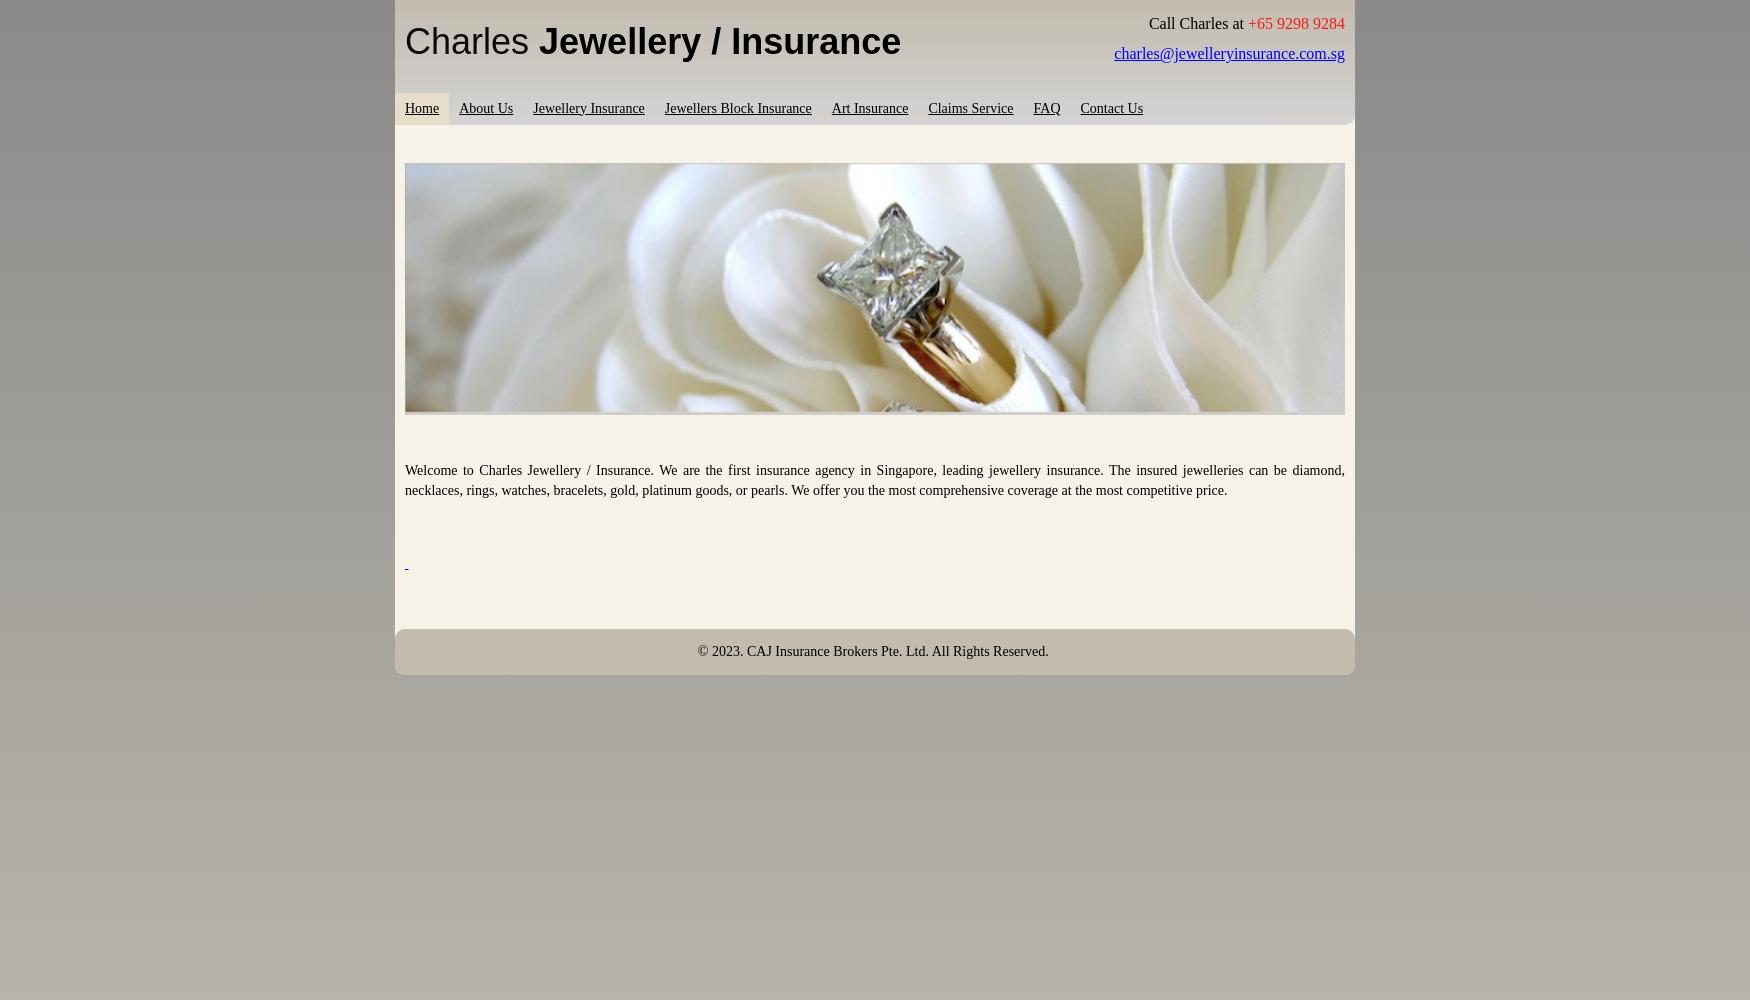 Image resolution: width=1750 pixels, height=1000 pixels. Describe the element at coordinates (1295, 22) in the screenshot. I see `'+65 9298 9284'` at that location.